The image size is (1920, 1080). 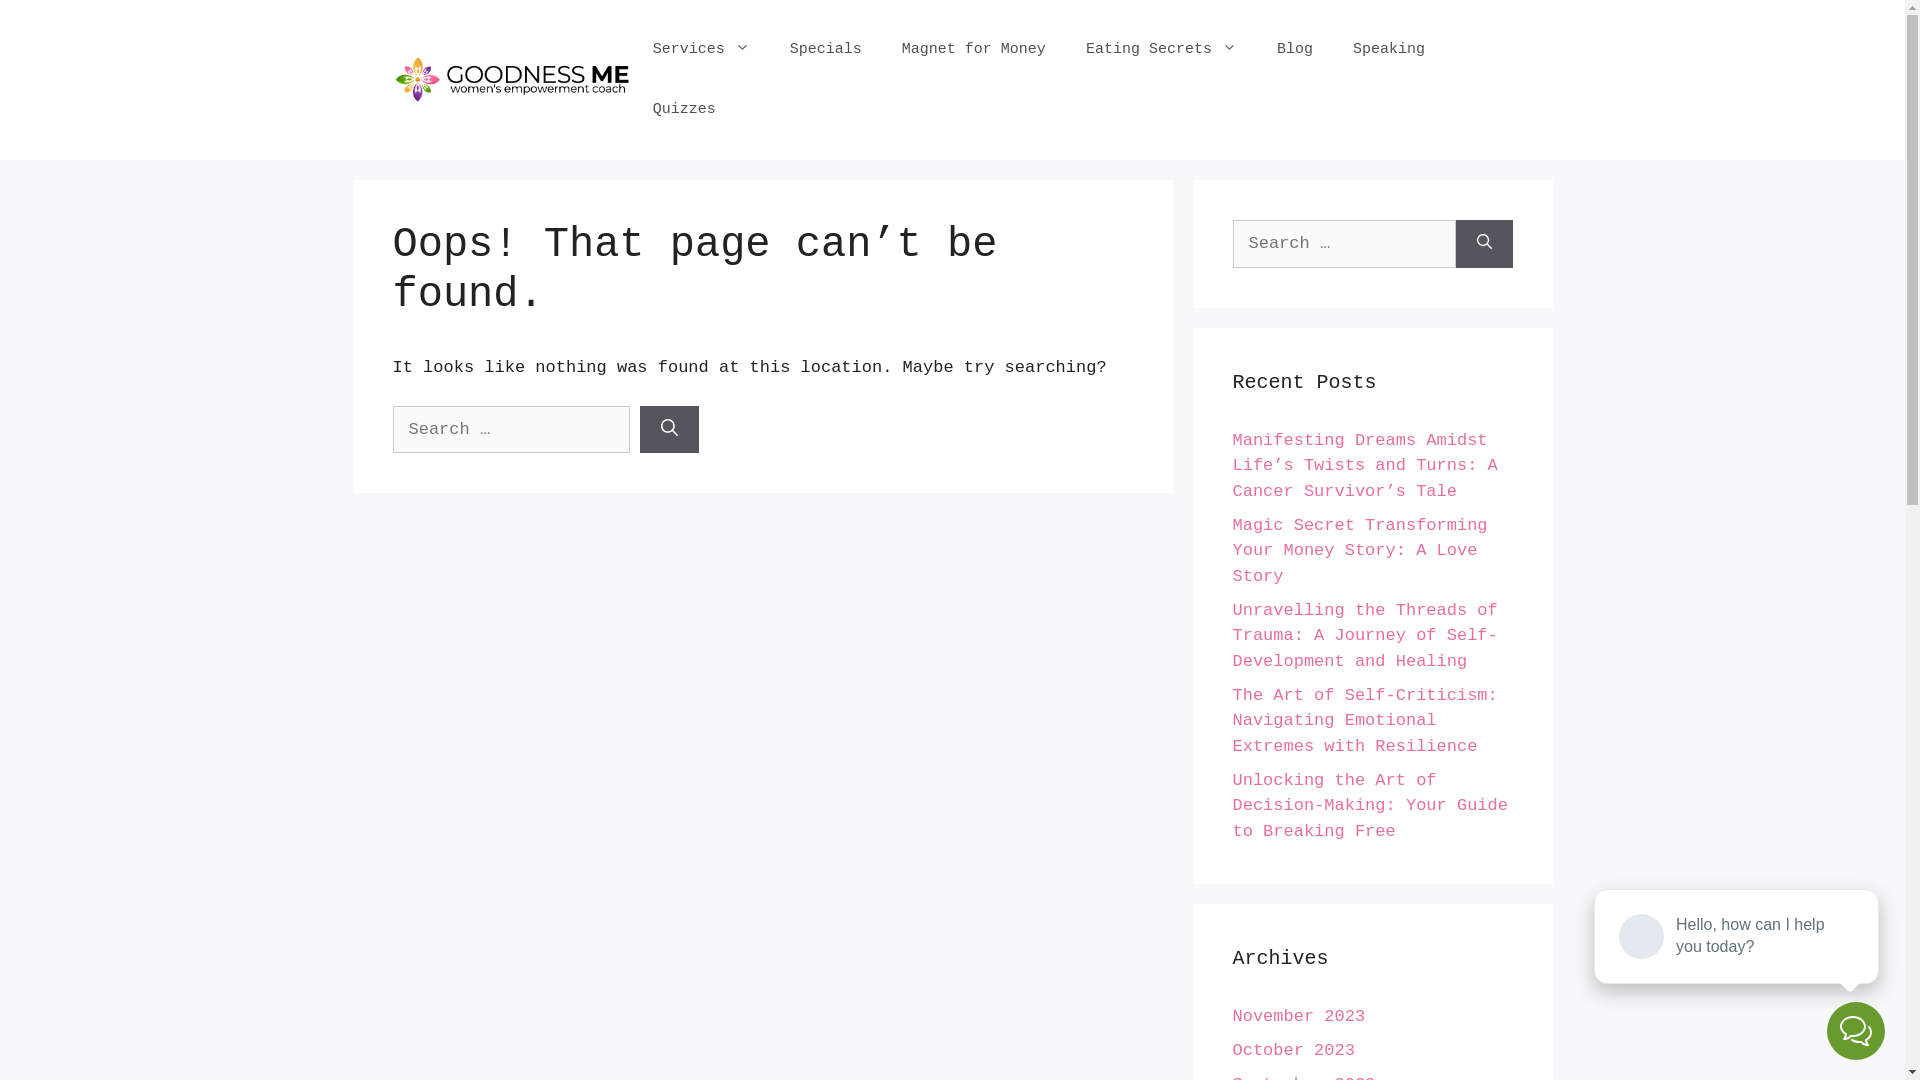 I want to click on 'Services', so click(x=701, y=49).